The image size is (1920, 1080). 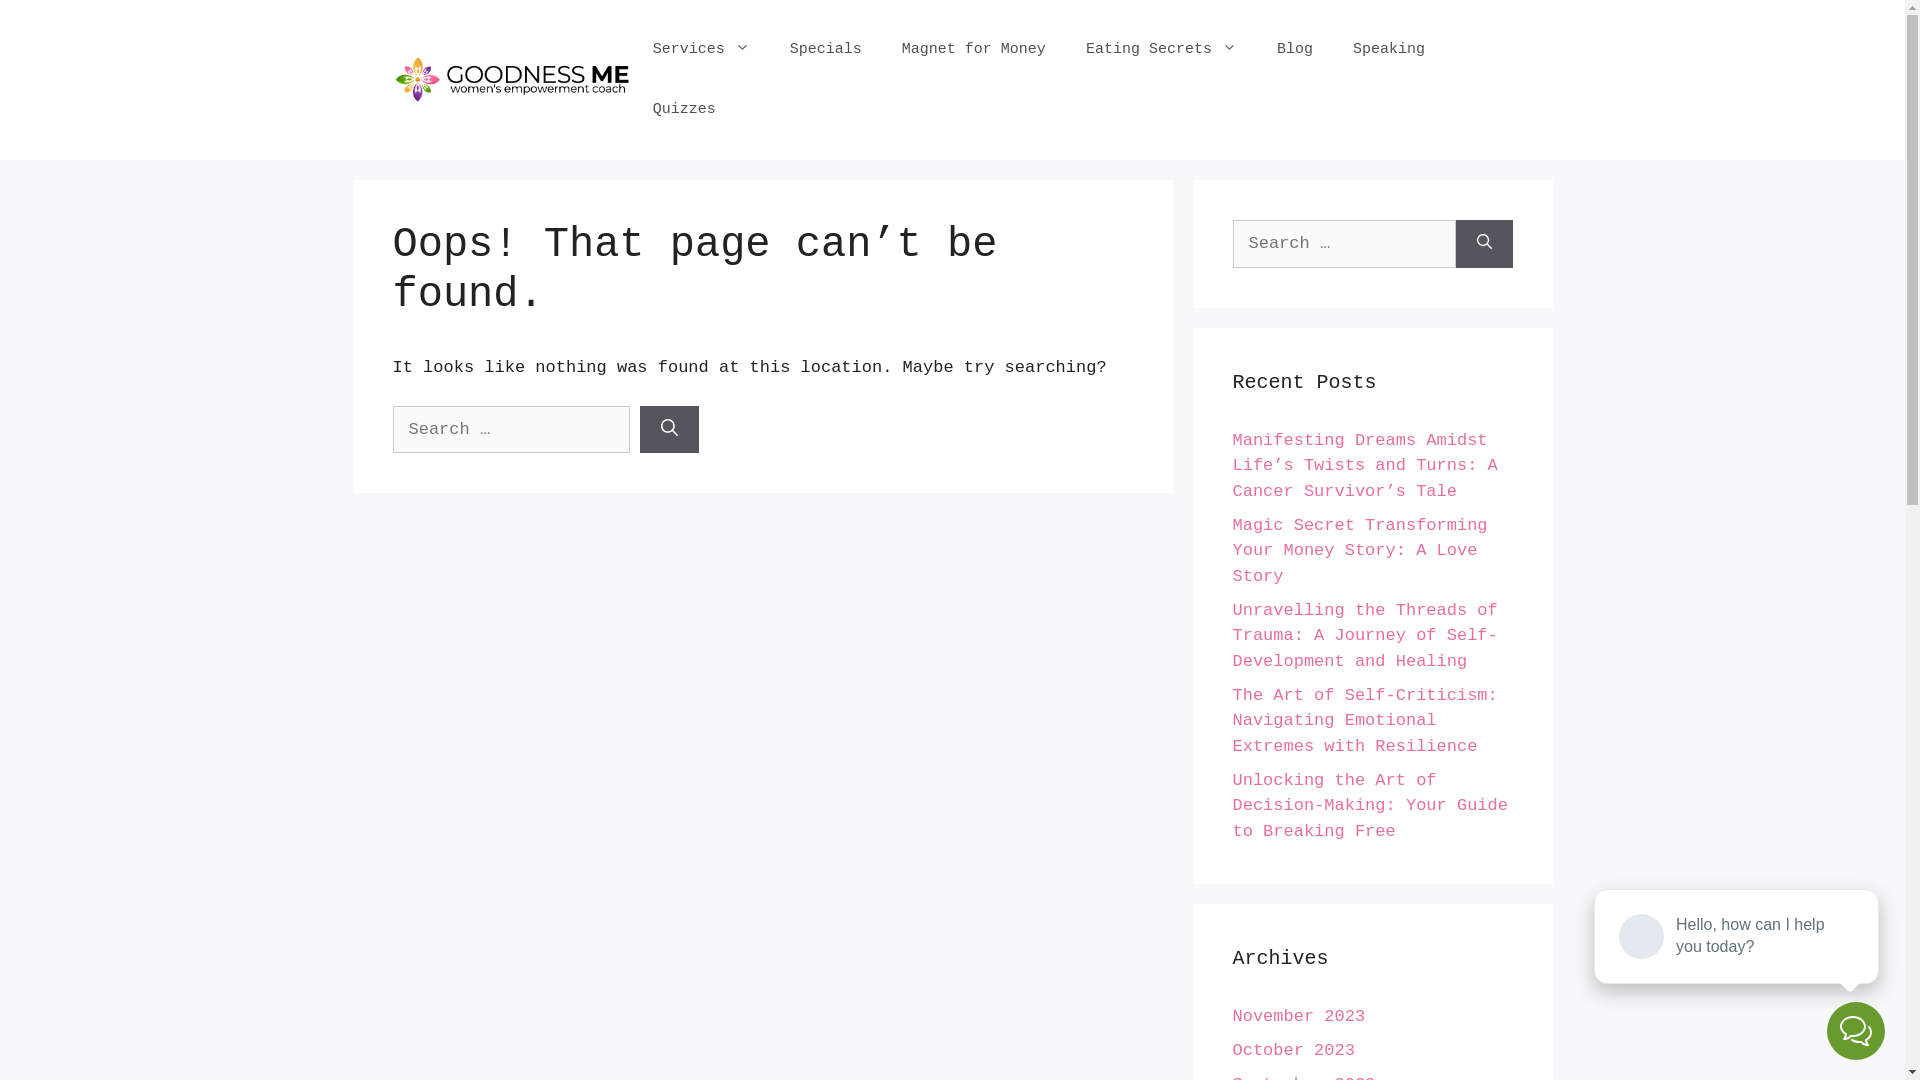 I want to click on 'Services', so click(x=701, y=49).